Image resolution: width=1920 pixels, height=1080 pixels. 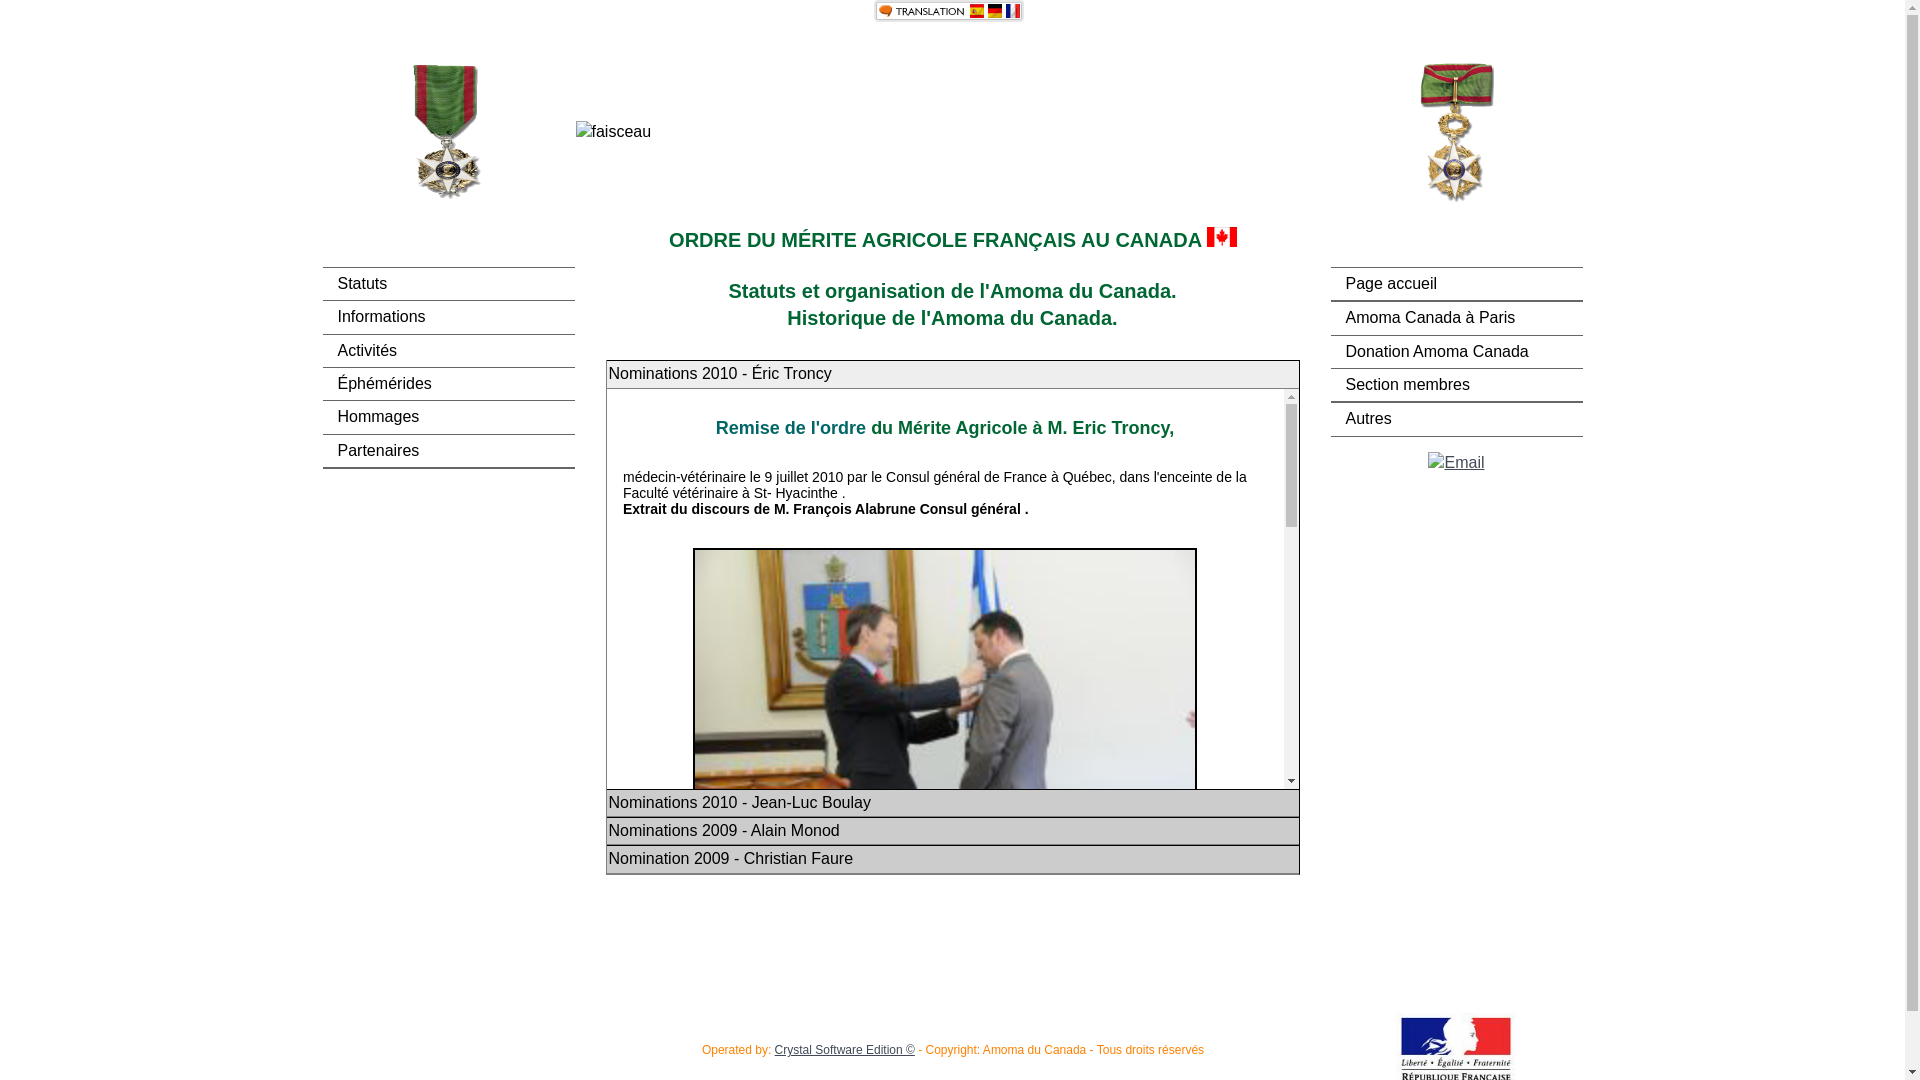 I want to click on 'Autres', so click(x=1455, y=418).